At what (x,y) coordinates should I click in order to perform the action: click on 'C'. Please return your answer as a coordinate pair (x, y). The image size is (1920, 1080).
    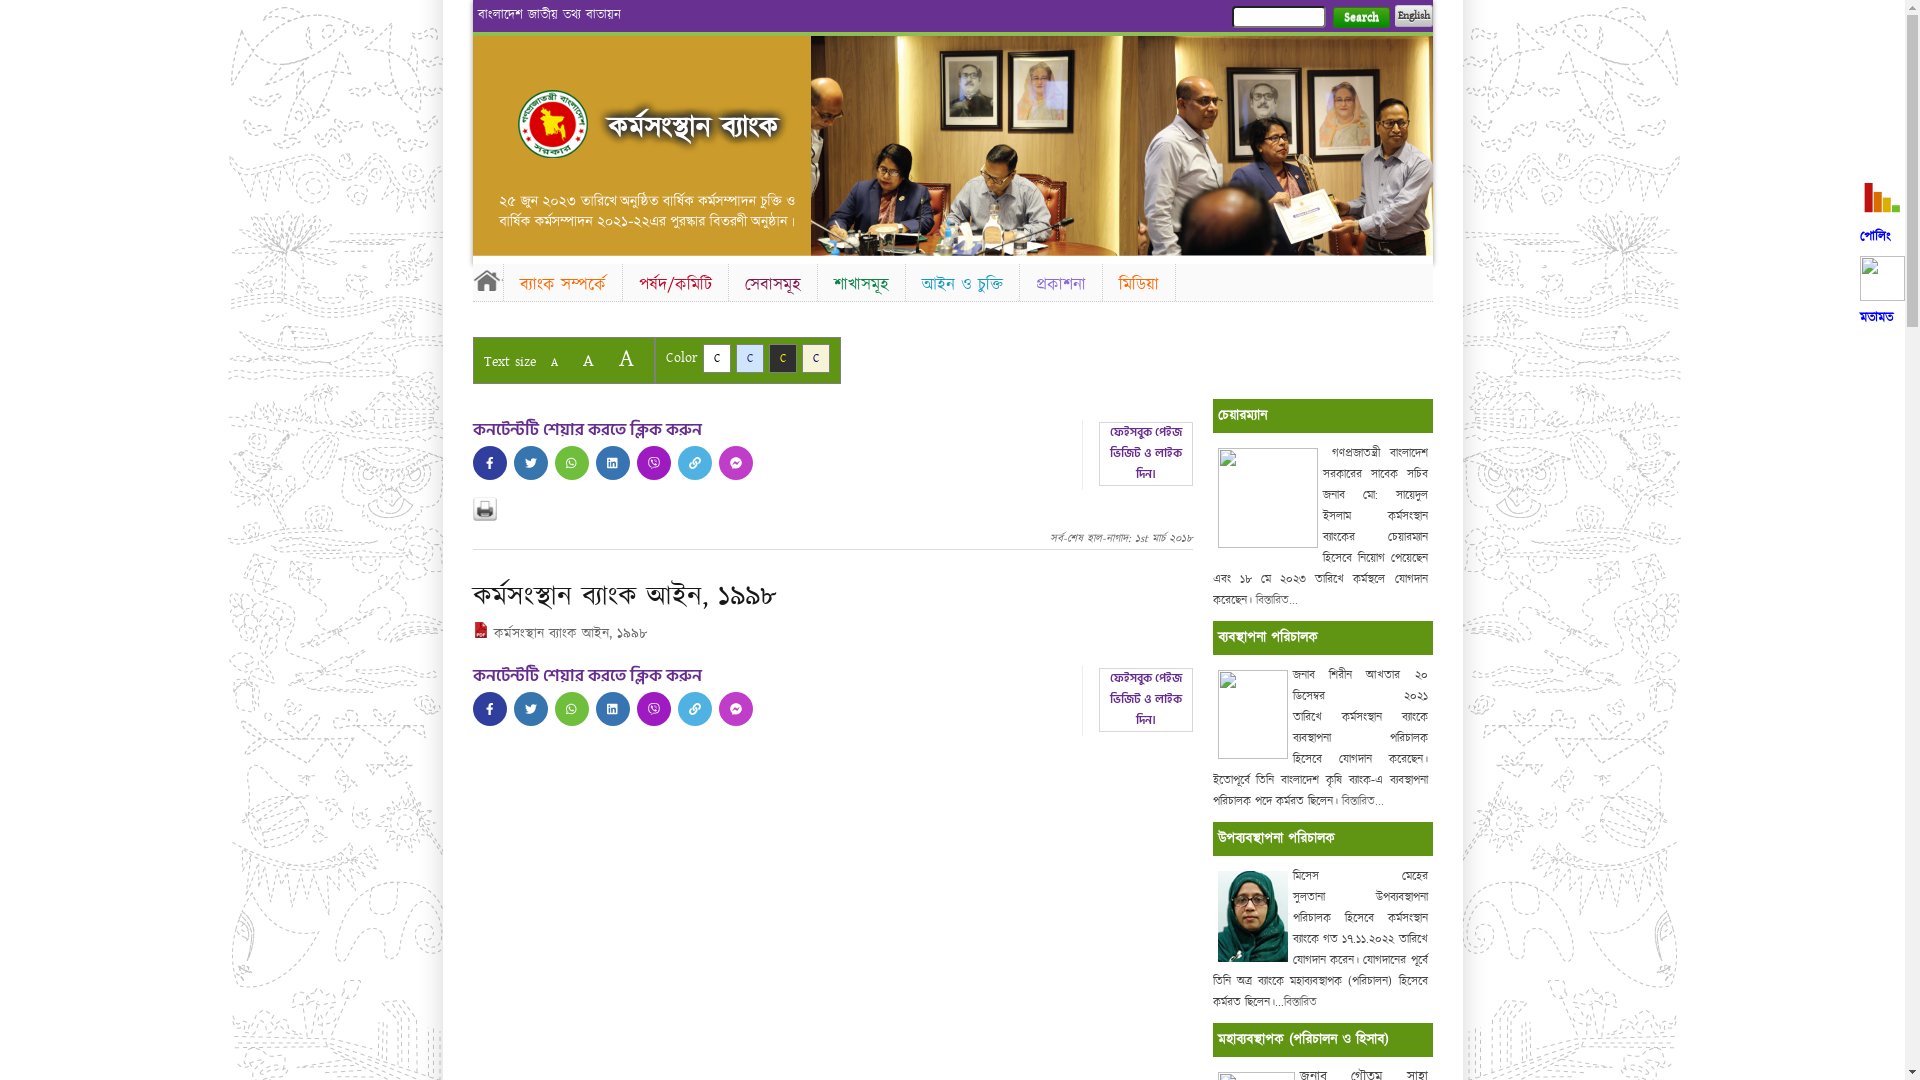
    Looking at the image, I should click on (816, 357).